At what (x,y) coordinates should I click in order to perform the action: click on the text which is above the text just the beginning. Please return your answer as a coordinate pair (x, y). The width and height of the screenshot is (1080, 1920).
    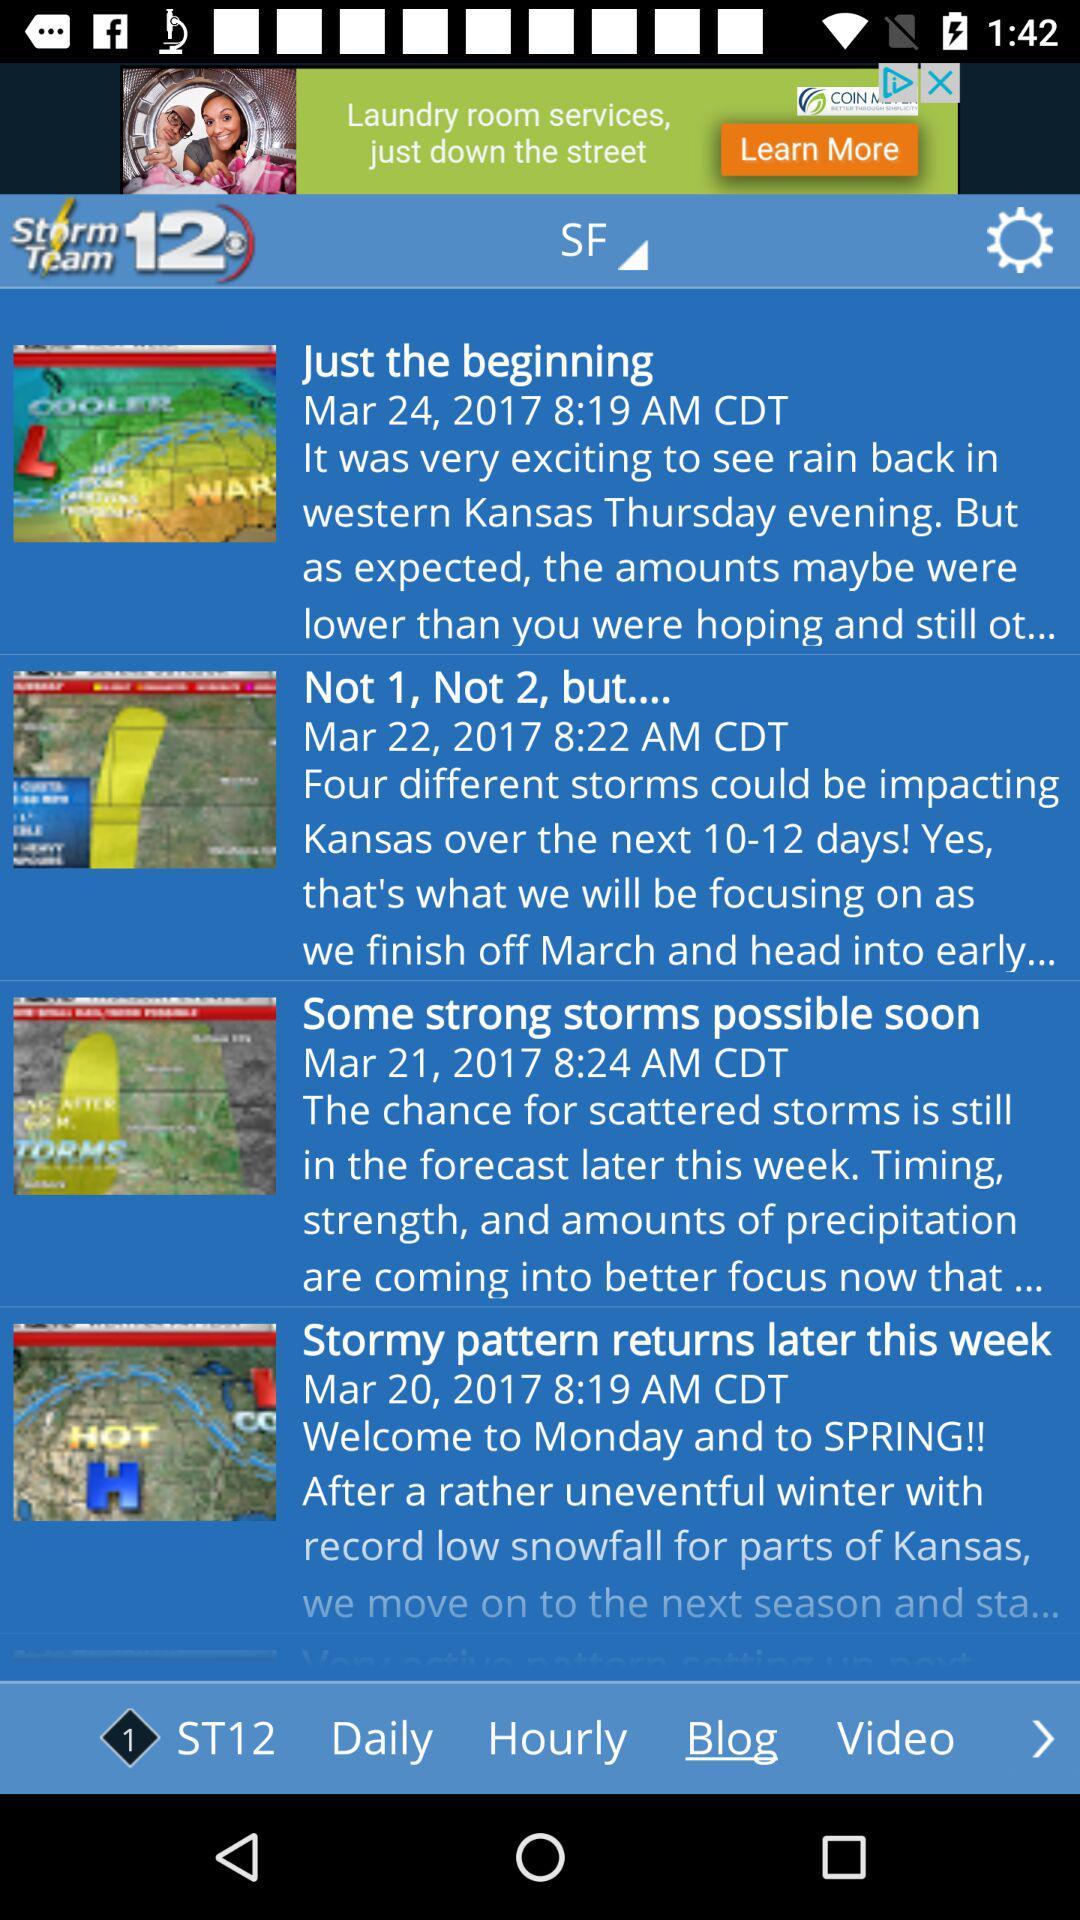
    Looking at the image, I should click on (617, 240).